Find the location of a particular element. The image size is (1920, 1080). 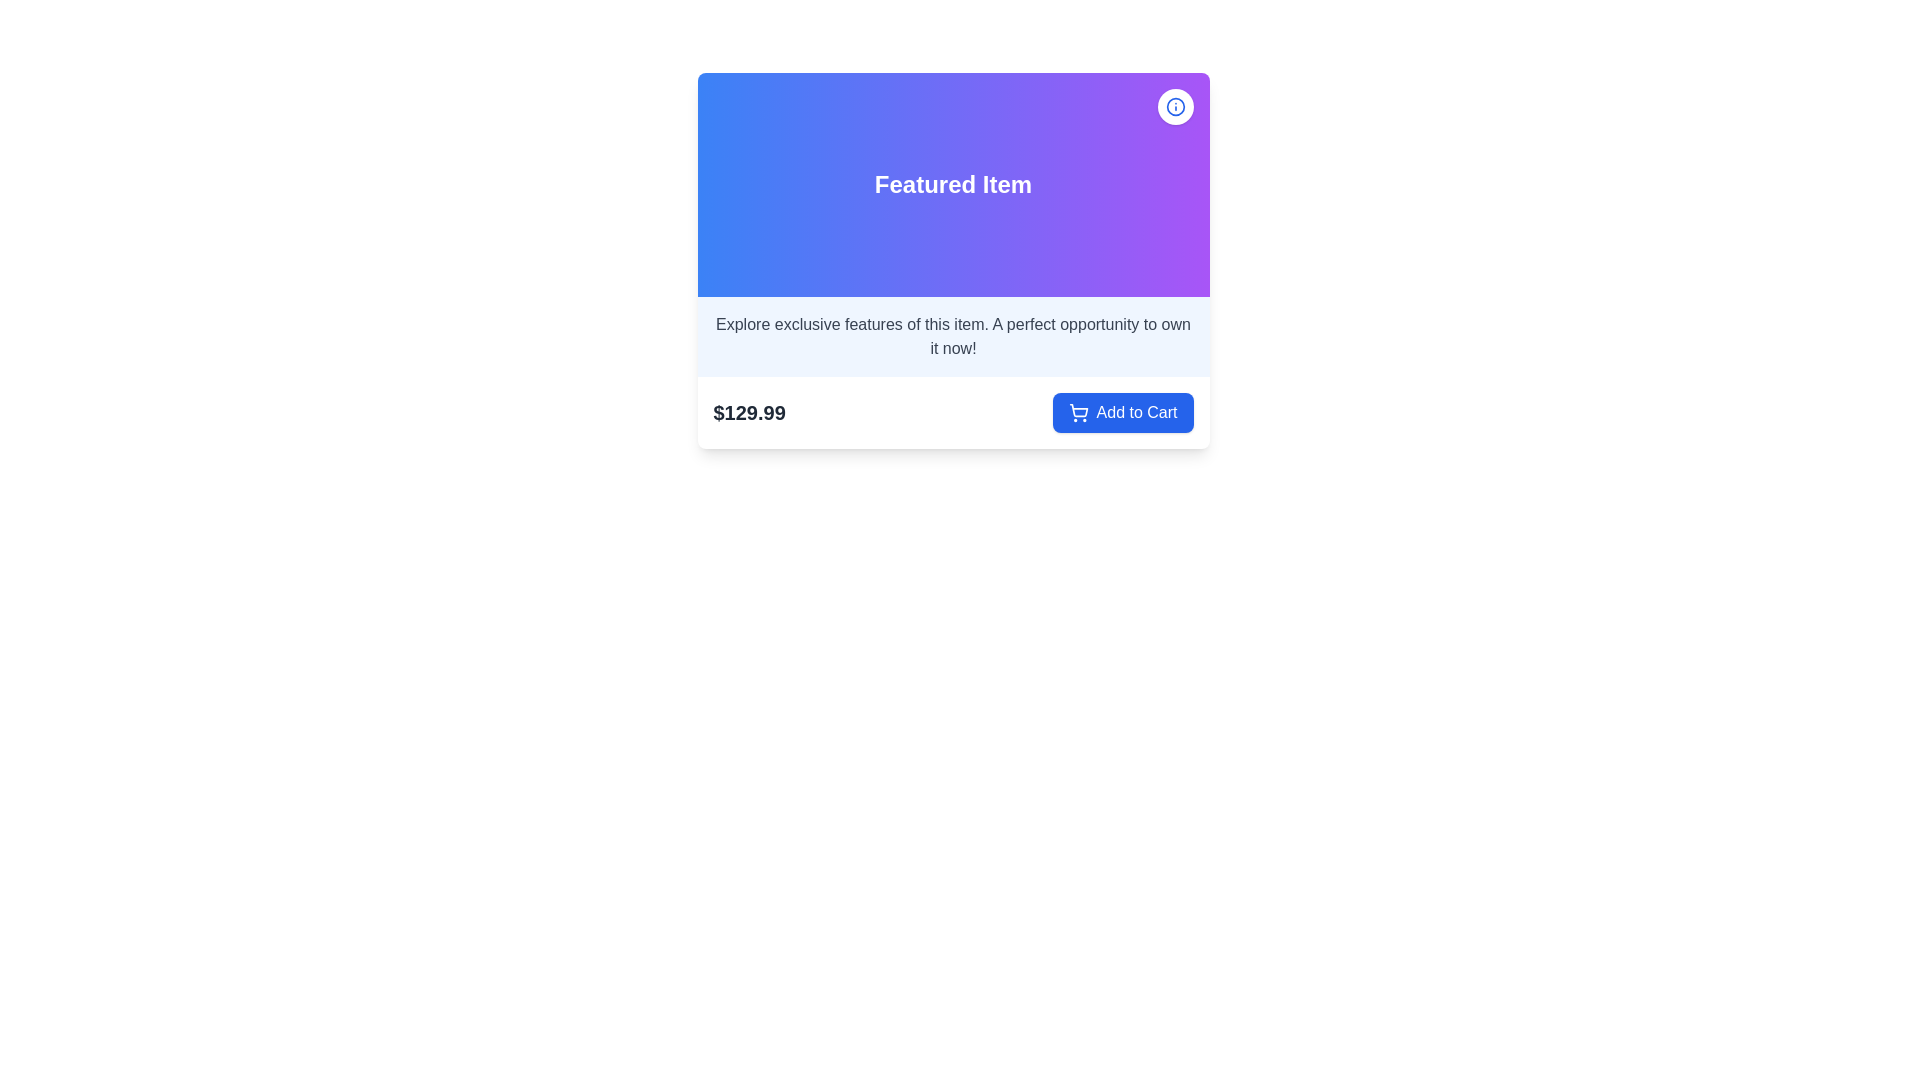

the vector graphic circle element located in the top-right corner of the 'Featured Item' card is located at coordinates (1175, 107).